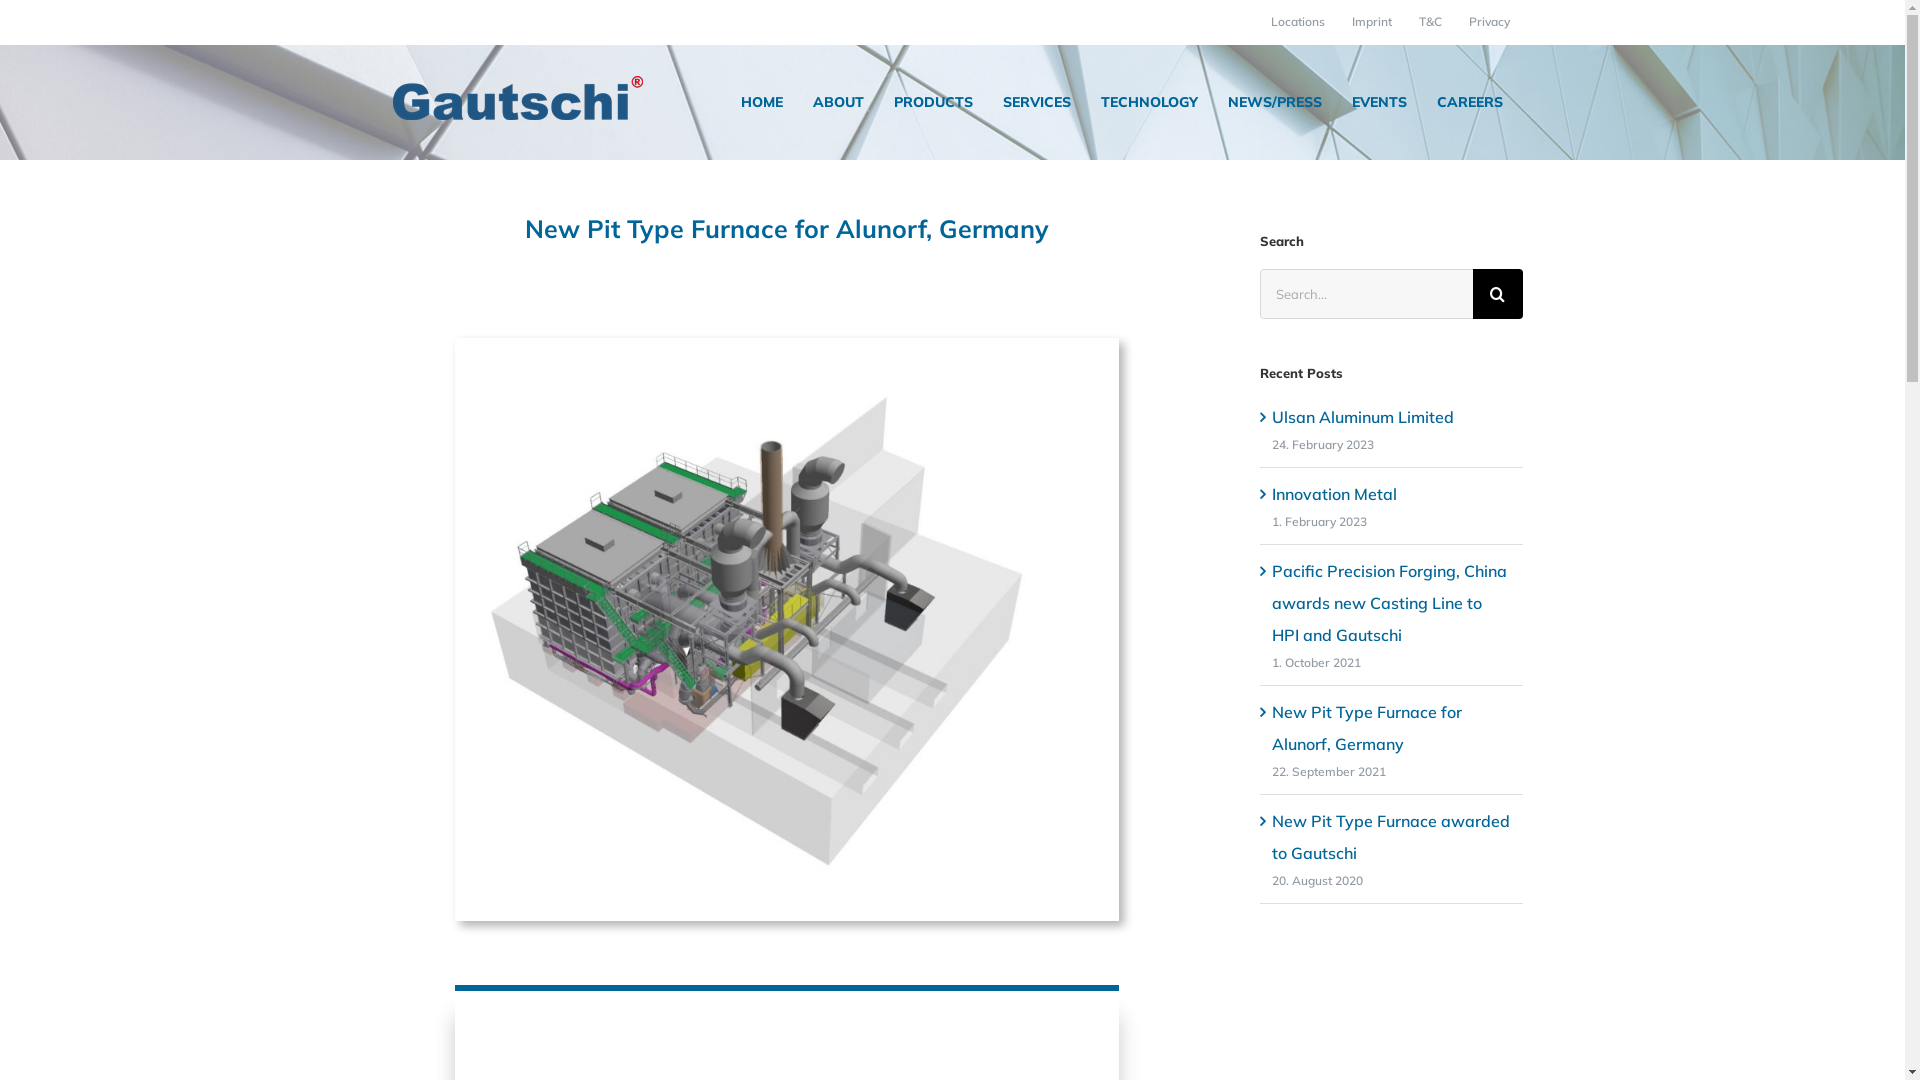 The image size is (1920, 1080). What do you see at coordinates (837, 101) in the screenshot?
I see `'ABOUT'` at bounding box center [837, 101].